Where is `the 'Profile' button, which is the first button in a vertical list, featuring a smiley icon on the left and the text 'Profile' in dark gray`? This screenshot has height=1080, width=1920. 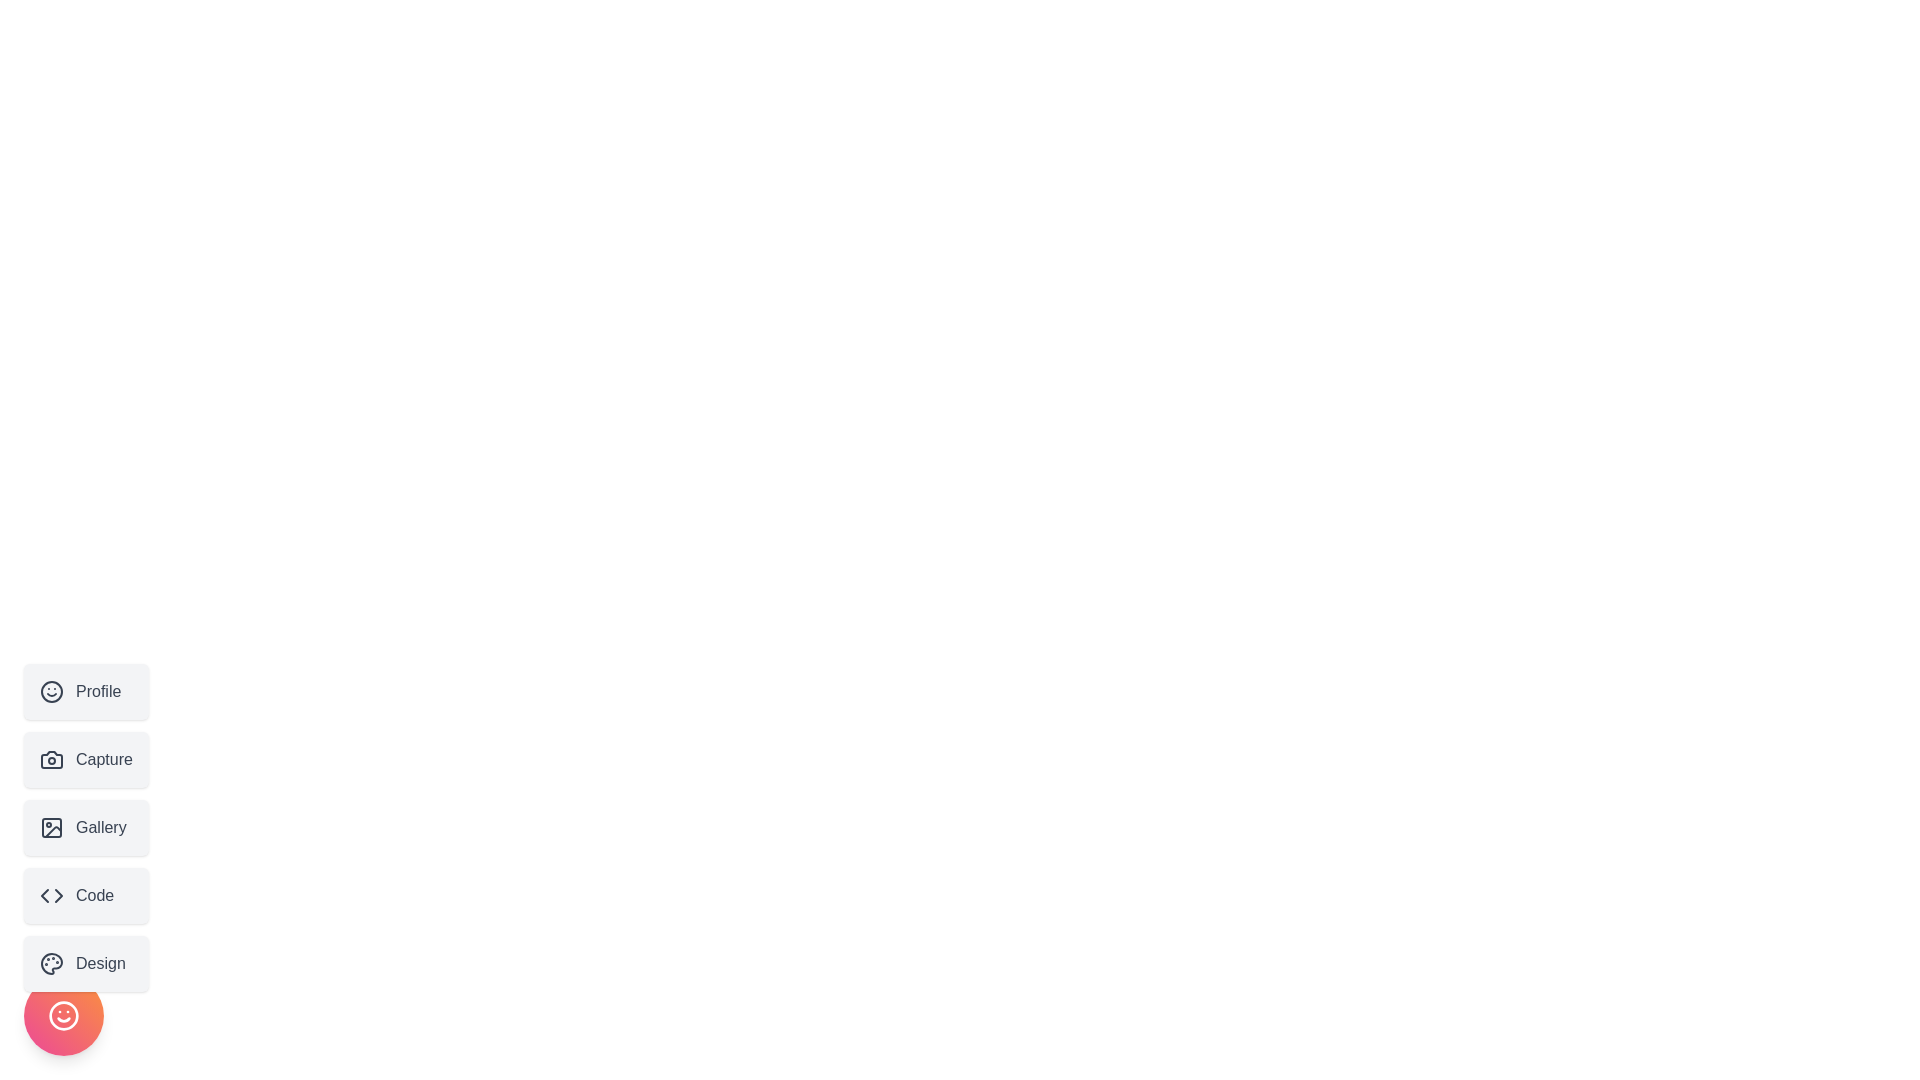
the 'Profile' button, which is the first button in a vertical list, featuring a smiley icon on the left and the text 'Profile' in dark gray is located at coordinates (85, 690).